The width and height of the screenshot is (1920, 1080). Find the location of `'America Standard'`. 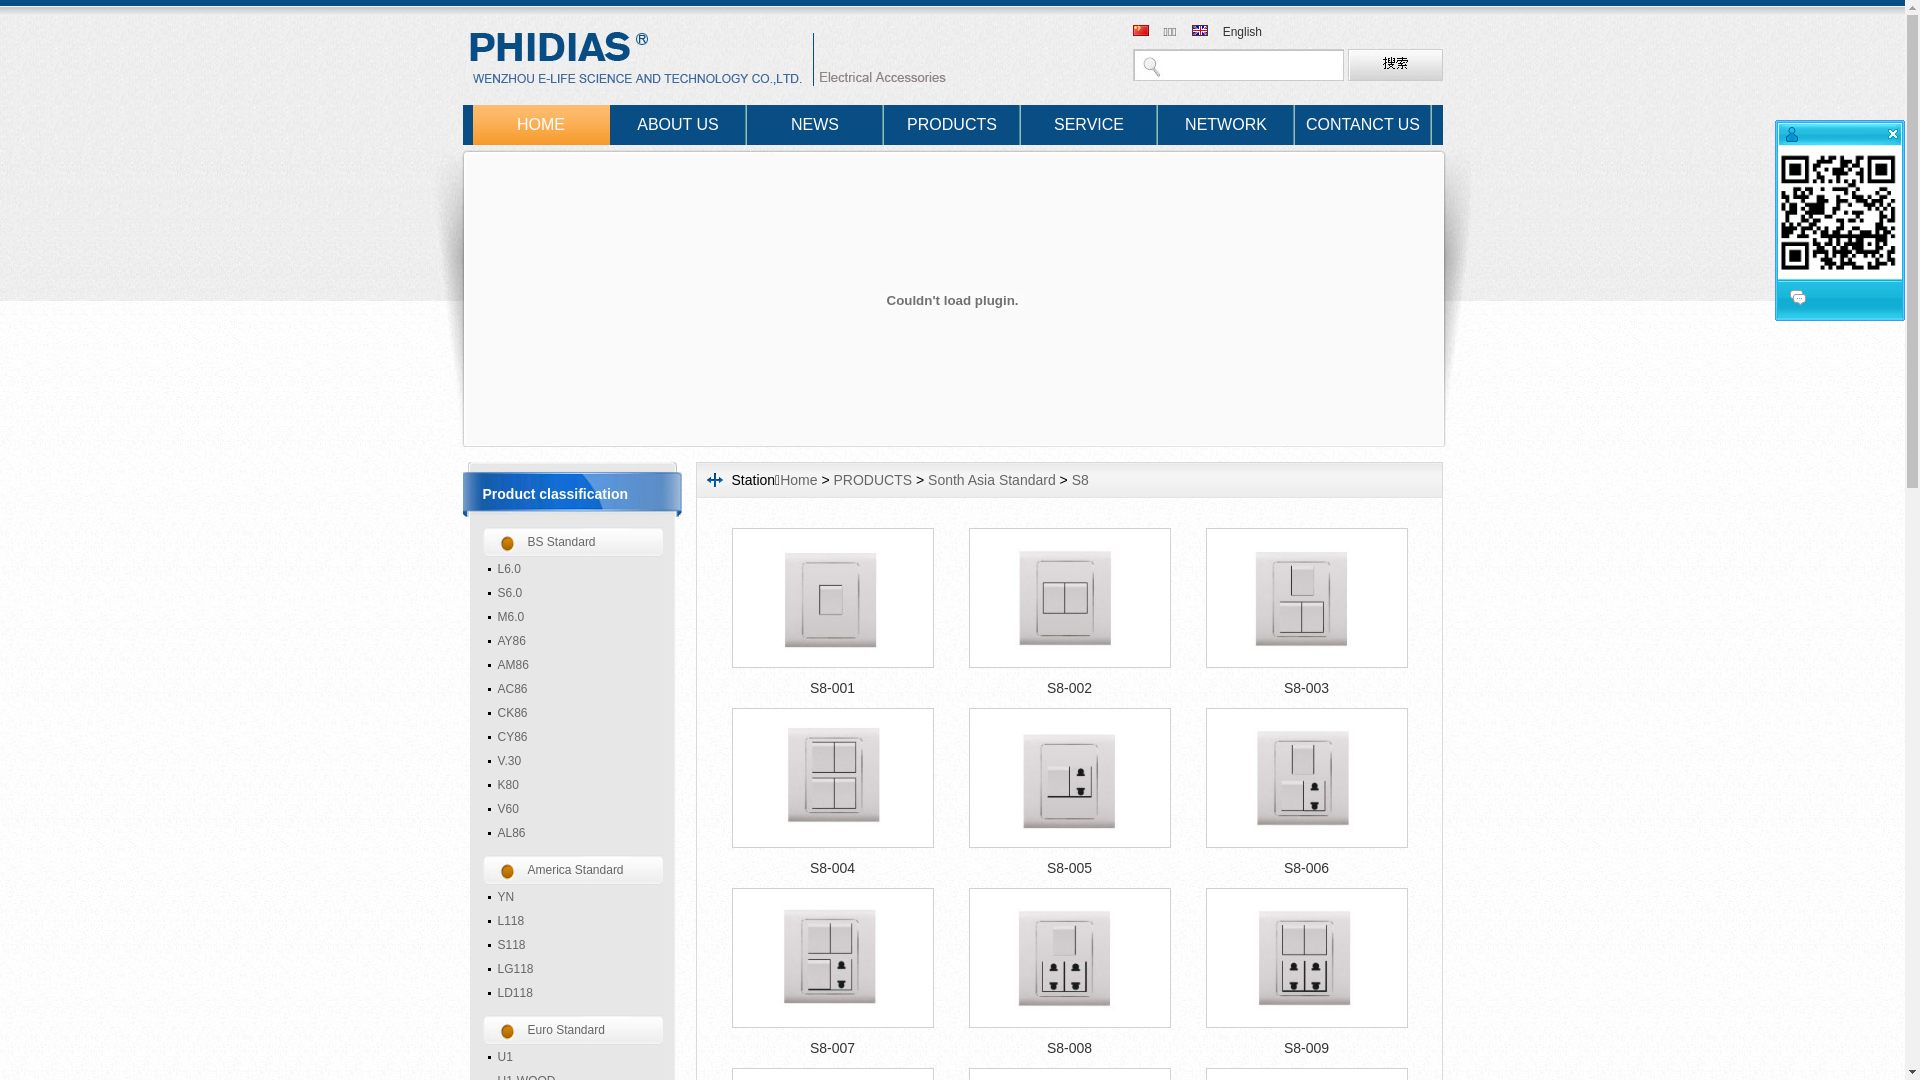

'America Standard' is located at coordinates (570, 869).